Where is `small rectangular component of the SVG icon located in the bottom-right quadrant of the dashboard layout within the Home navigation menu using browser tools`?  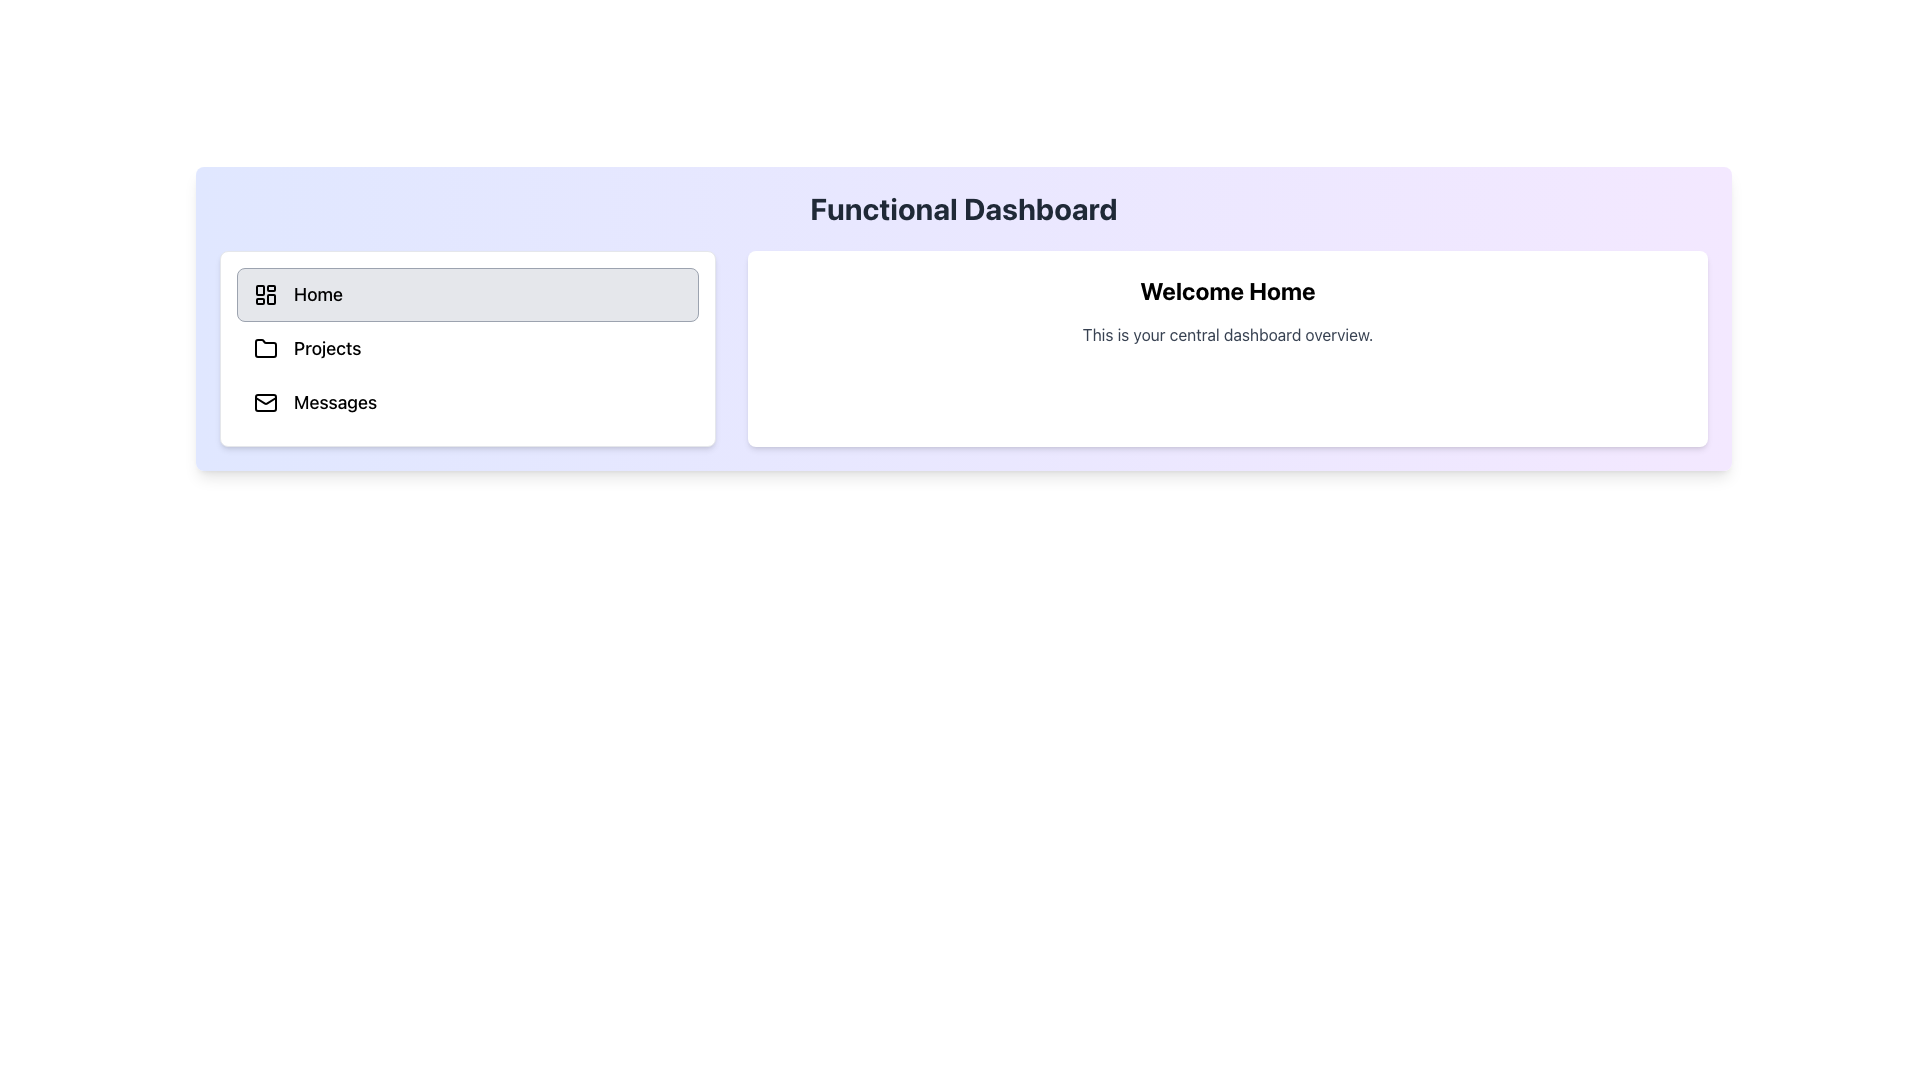
small rectangular component of the SVG icon located in the bottom-right quadrant of the dashboard layout within the Home navigation menu using browser tools is located at coordinates (270, 299).